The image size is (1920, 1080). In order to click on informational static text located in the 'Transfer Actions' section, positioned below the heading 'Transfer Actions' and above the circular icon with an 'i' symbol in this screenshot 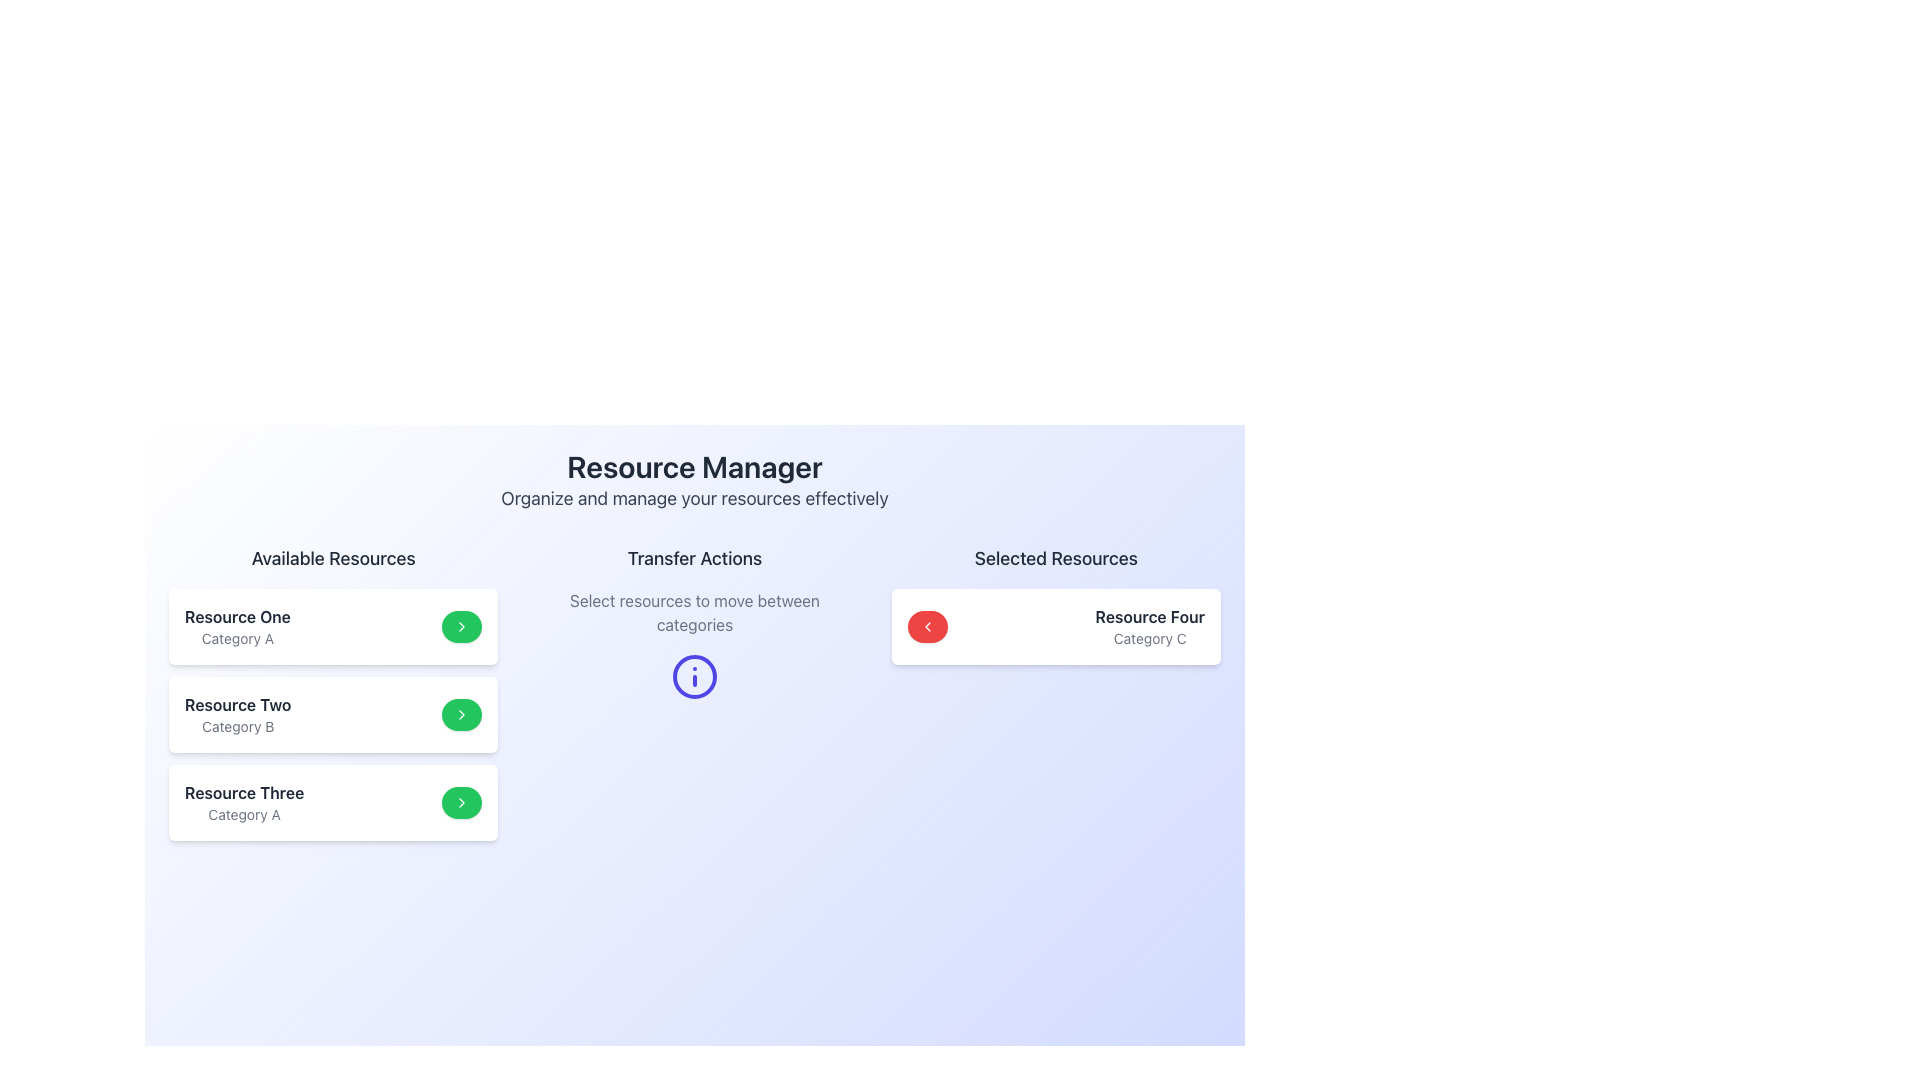, I will do `click(695, 612)`.